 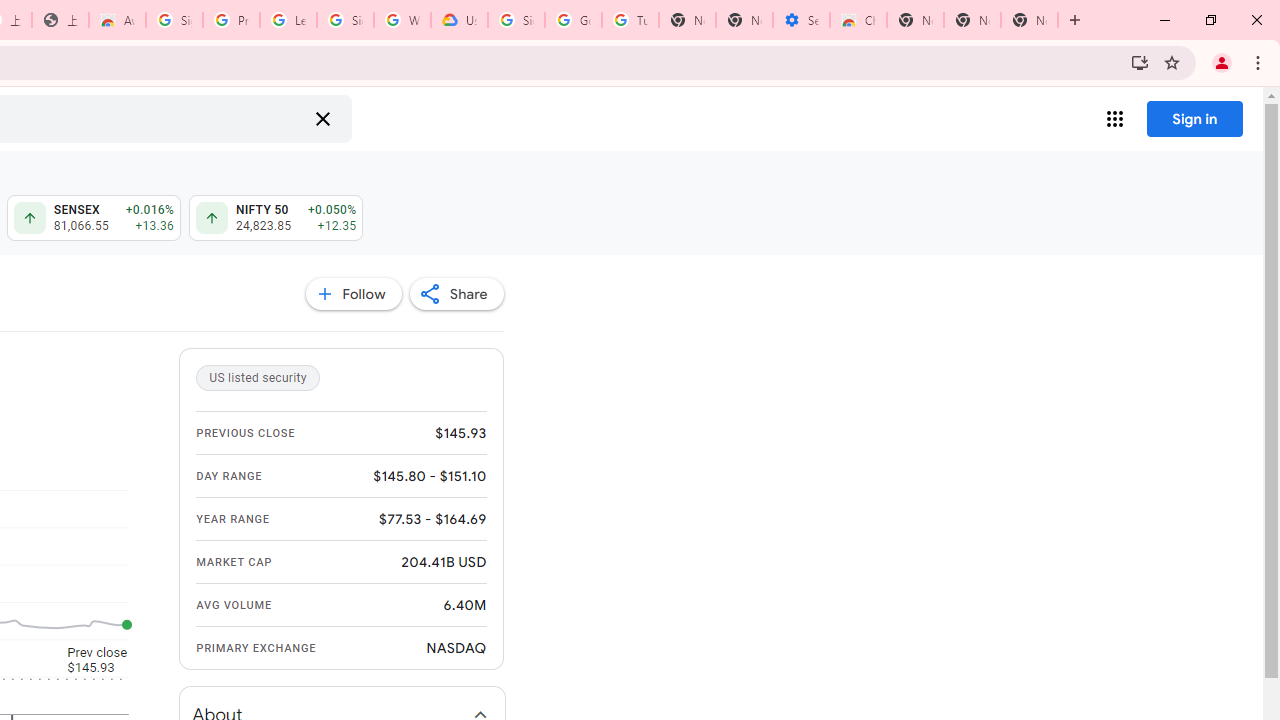 What do you see at coordinates (353, 294) in the screenshot?
I see `'Follow'` at bounding box center [353, 294].